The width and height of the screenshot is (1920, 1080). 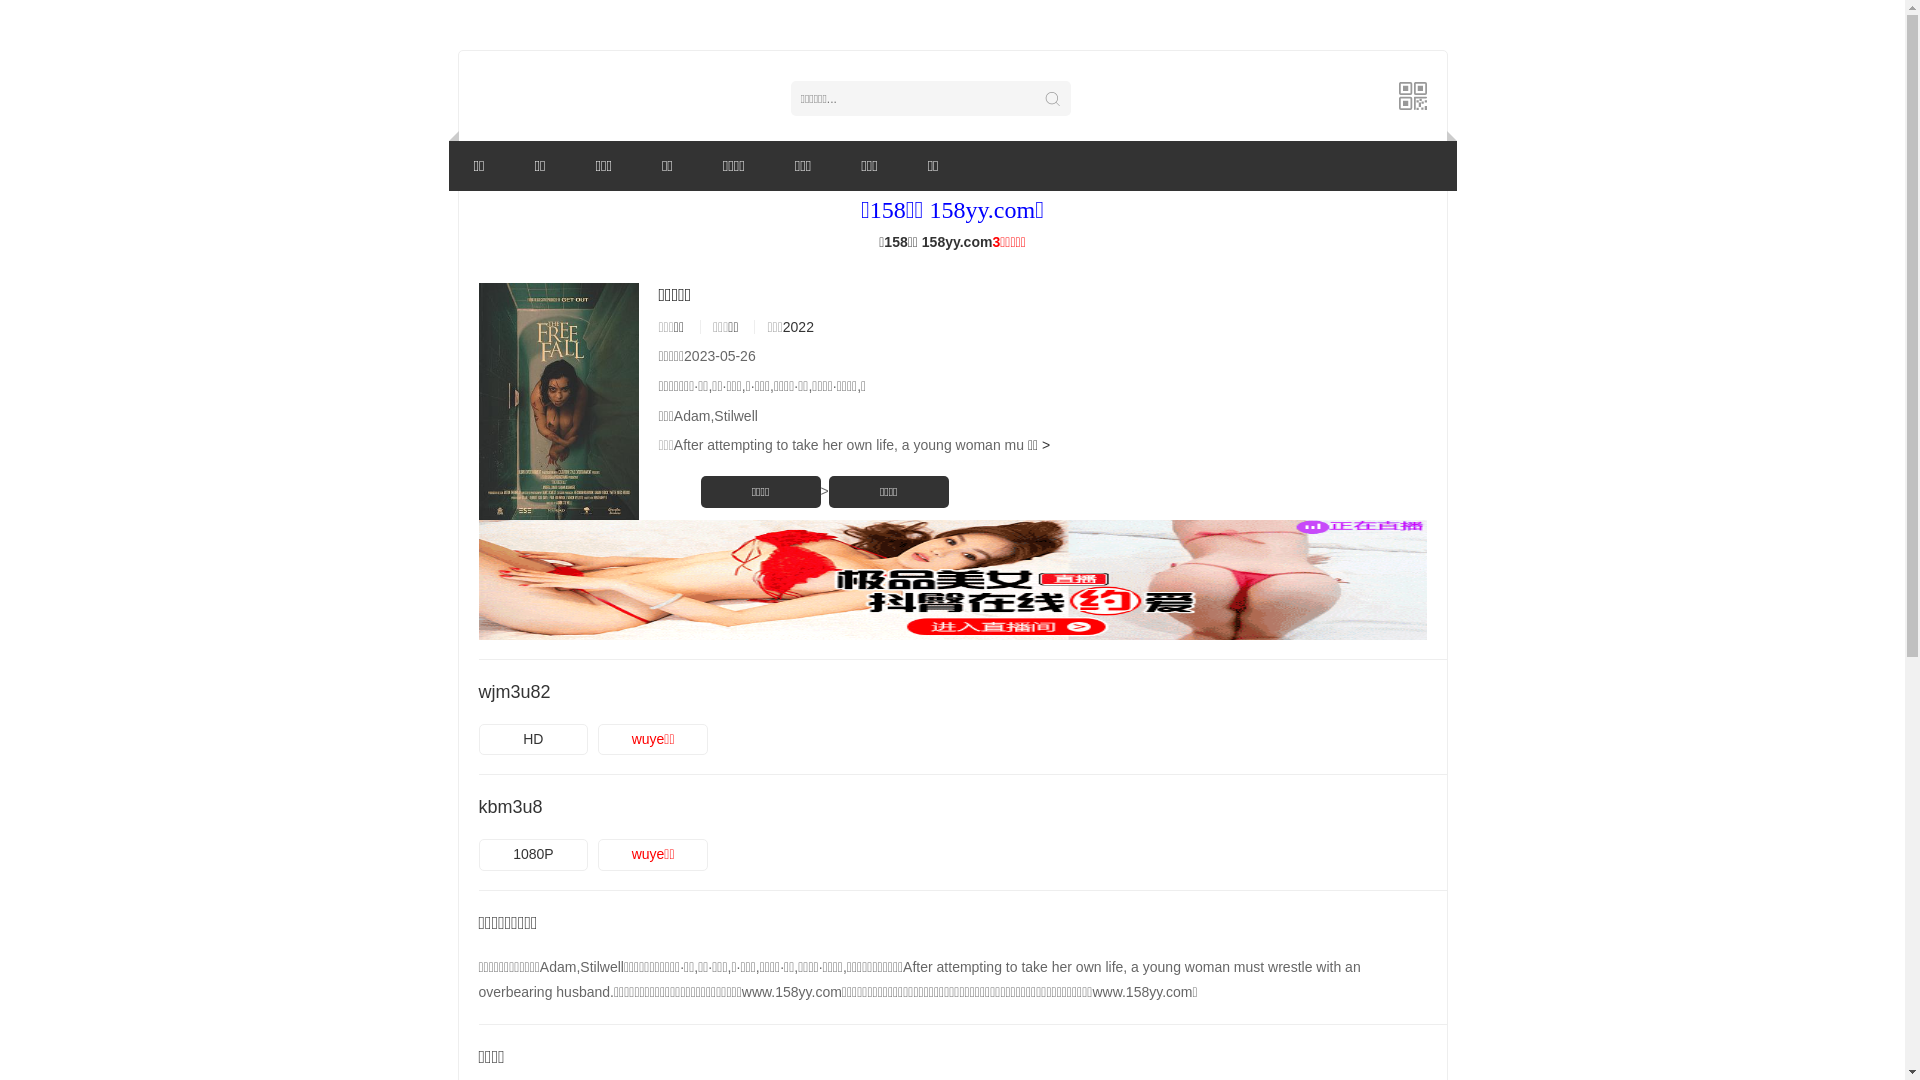 I want to click on 'HD', so click(x=532, y=740).